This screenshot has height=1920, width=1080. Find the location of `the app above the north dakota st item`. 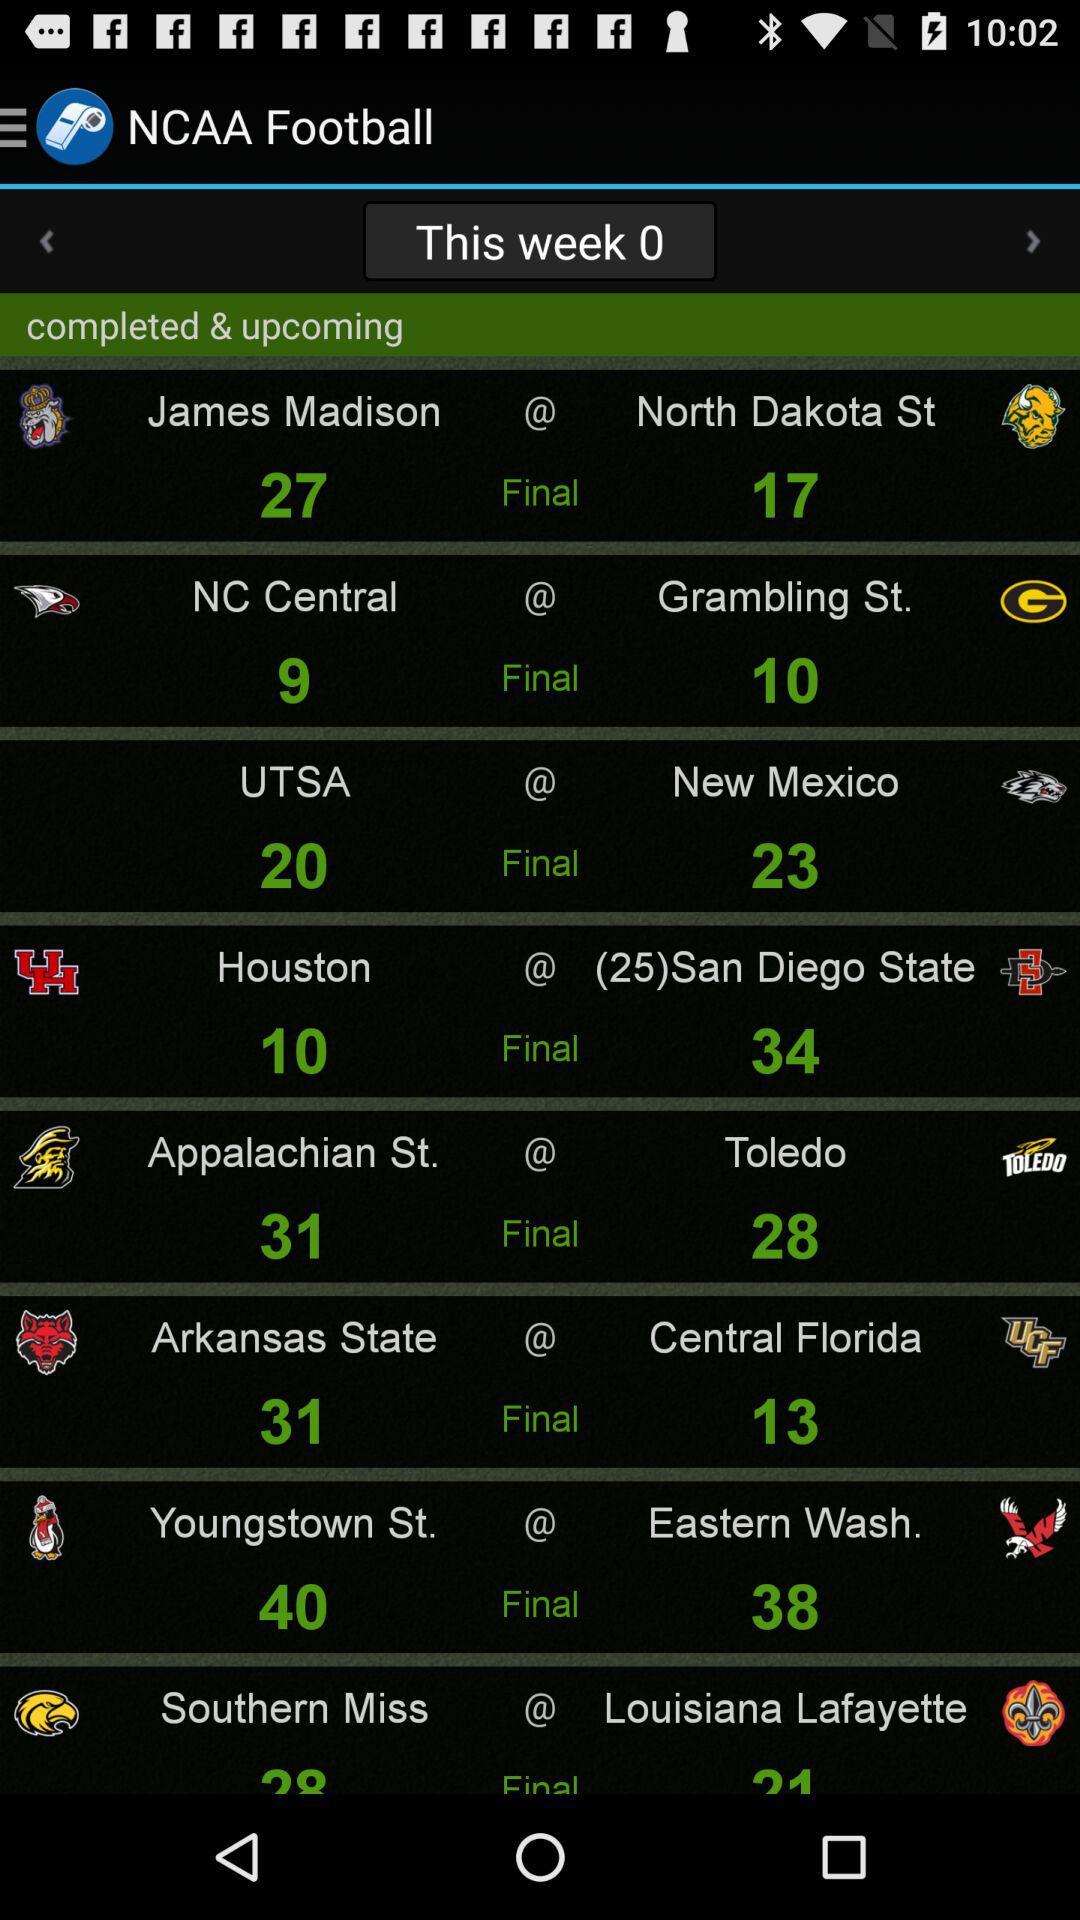

the app above the north dakota st item is located at coordinates (1033, 240).